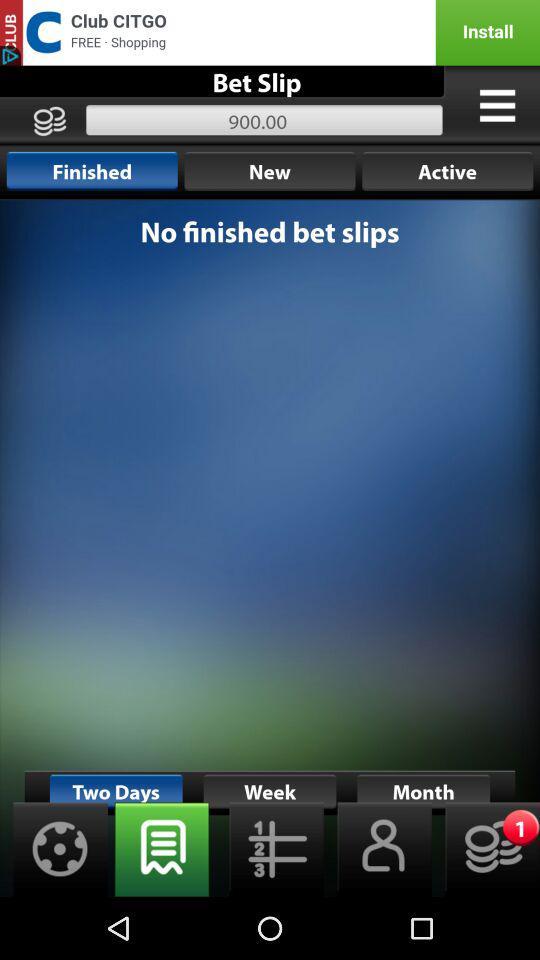 This screenshot has width=540, height=960. What do you see at coordinates (485, 909) in the screenshot?
I see `the emoji icon` at bounding box center [485, 909].